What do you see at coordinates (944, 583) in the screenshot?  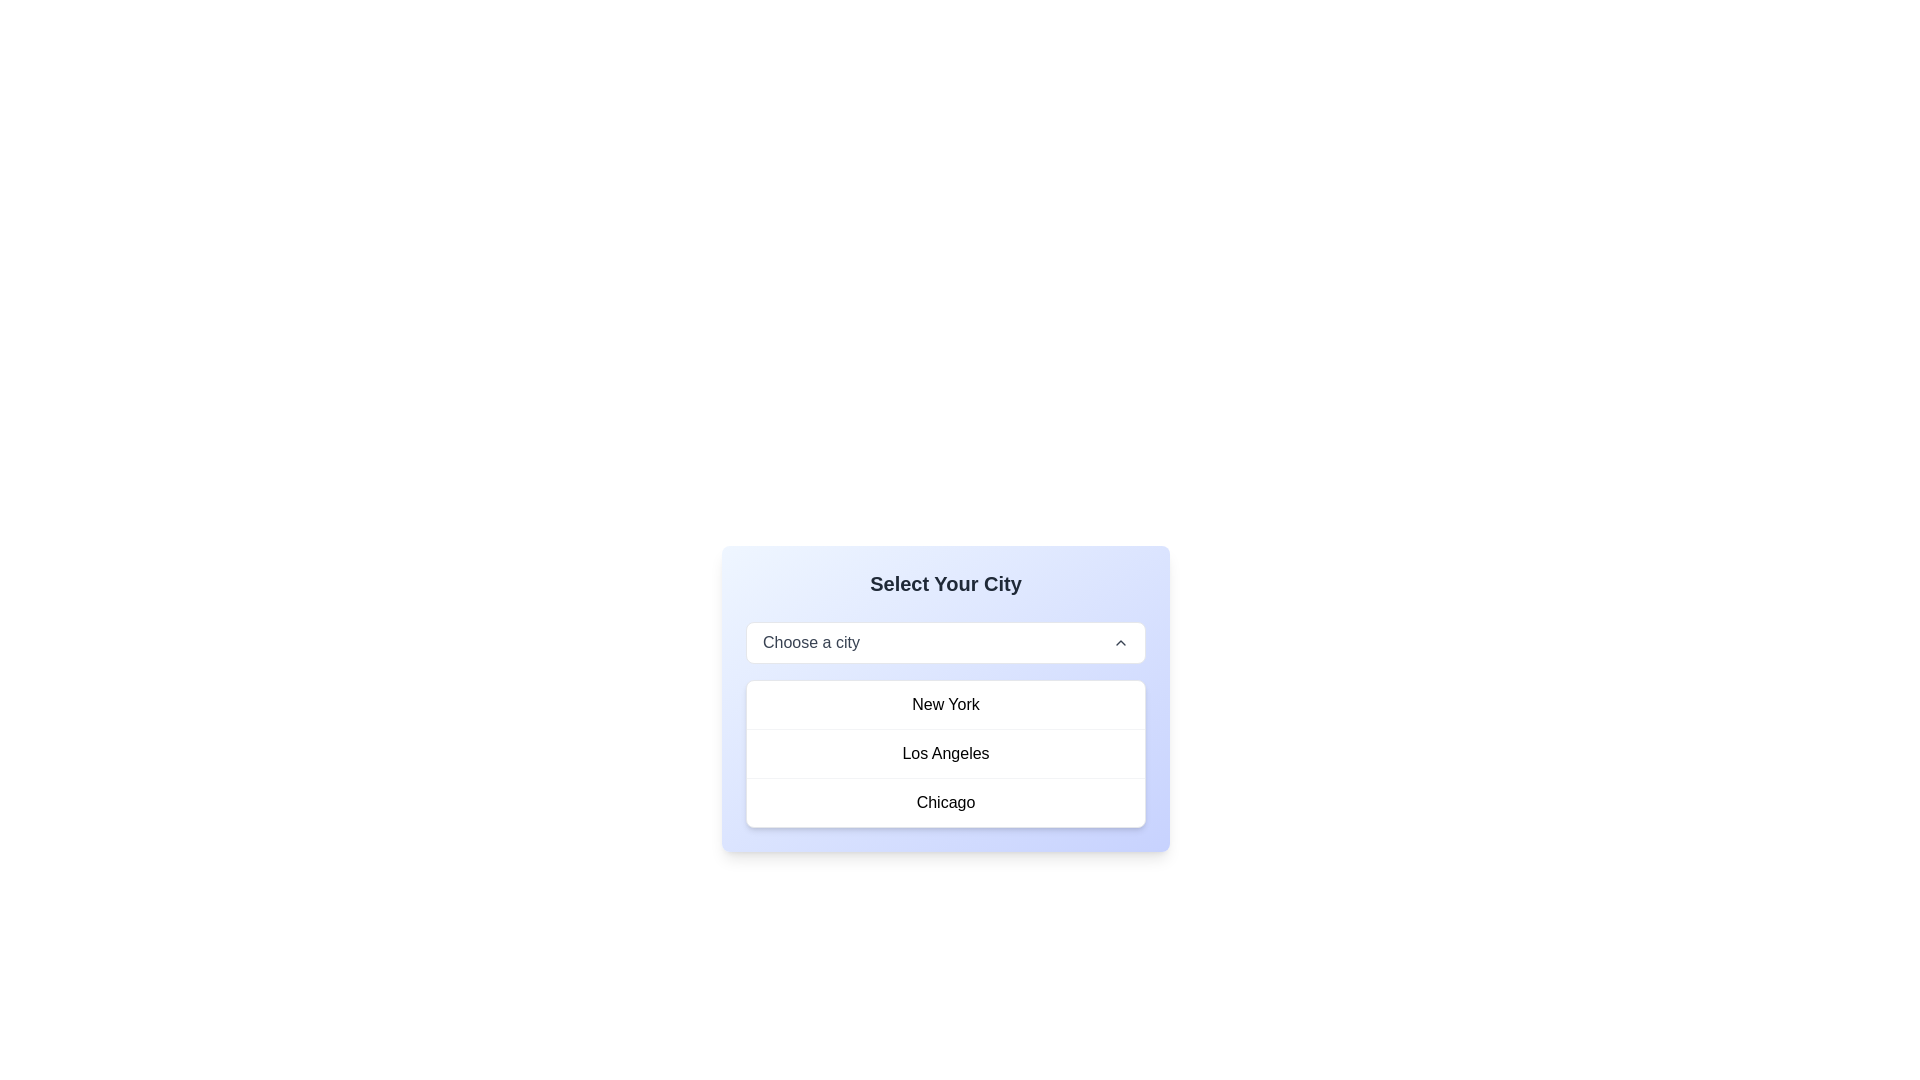 I see `text from the Text Label that introduces the content for selecting a city, which is positioned above the 'Choose a city' dropdown` at bounding box center [944, 583].